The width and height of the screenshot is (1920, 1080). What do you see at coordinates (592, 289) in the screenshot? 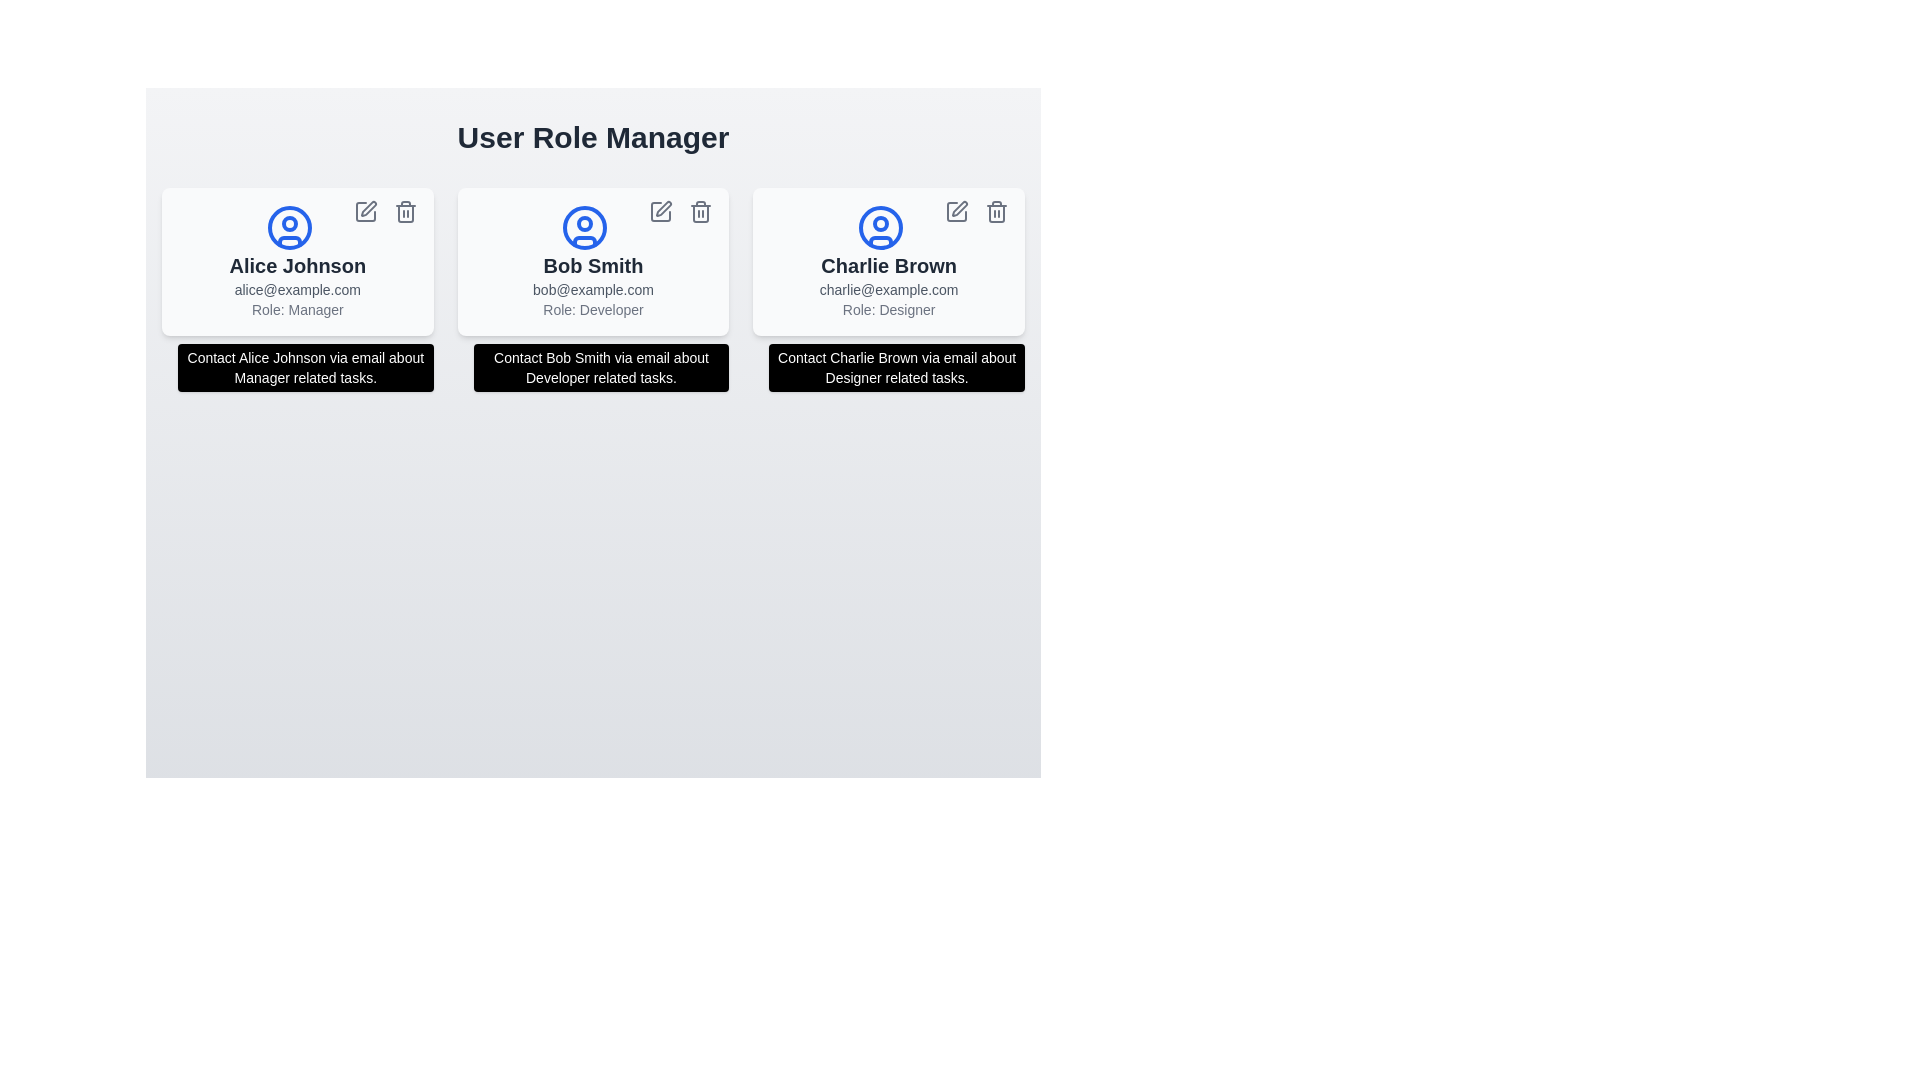
I see `the static text displaying the email address of the user, positioned in the center card below 'Bob Smith' and above 'Role: Developer'` at bounding box center [592, 289].